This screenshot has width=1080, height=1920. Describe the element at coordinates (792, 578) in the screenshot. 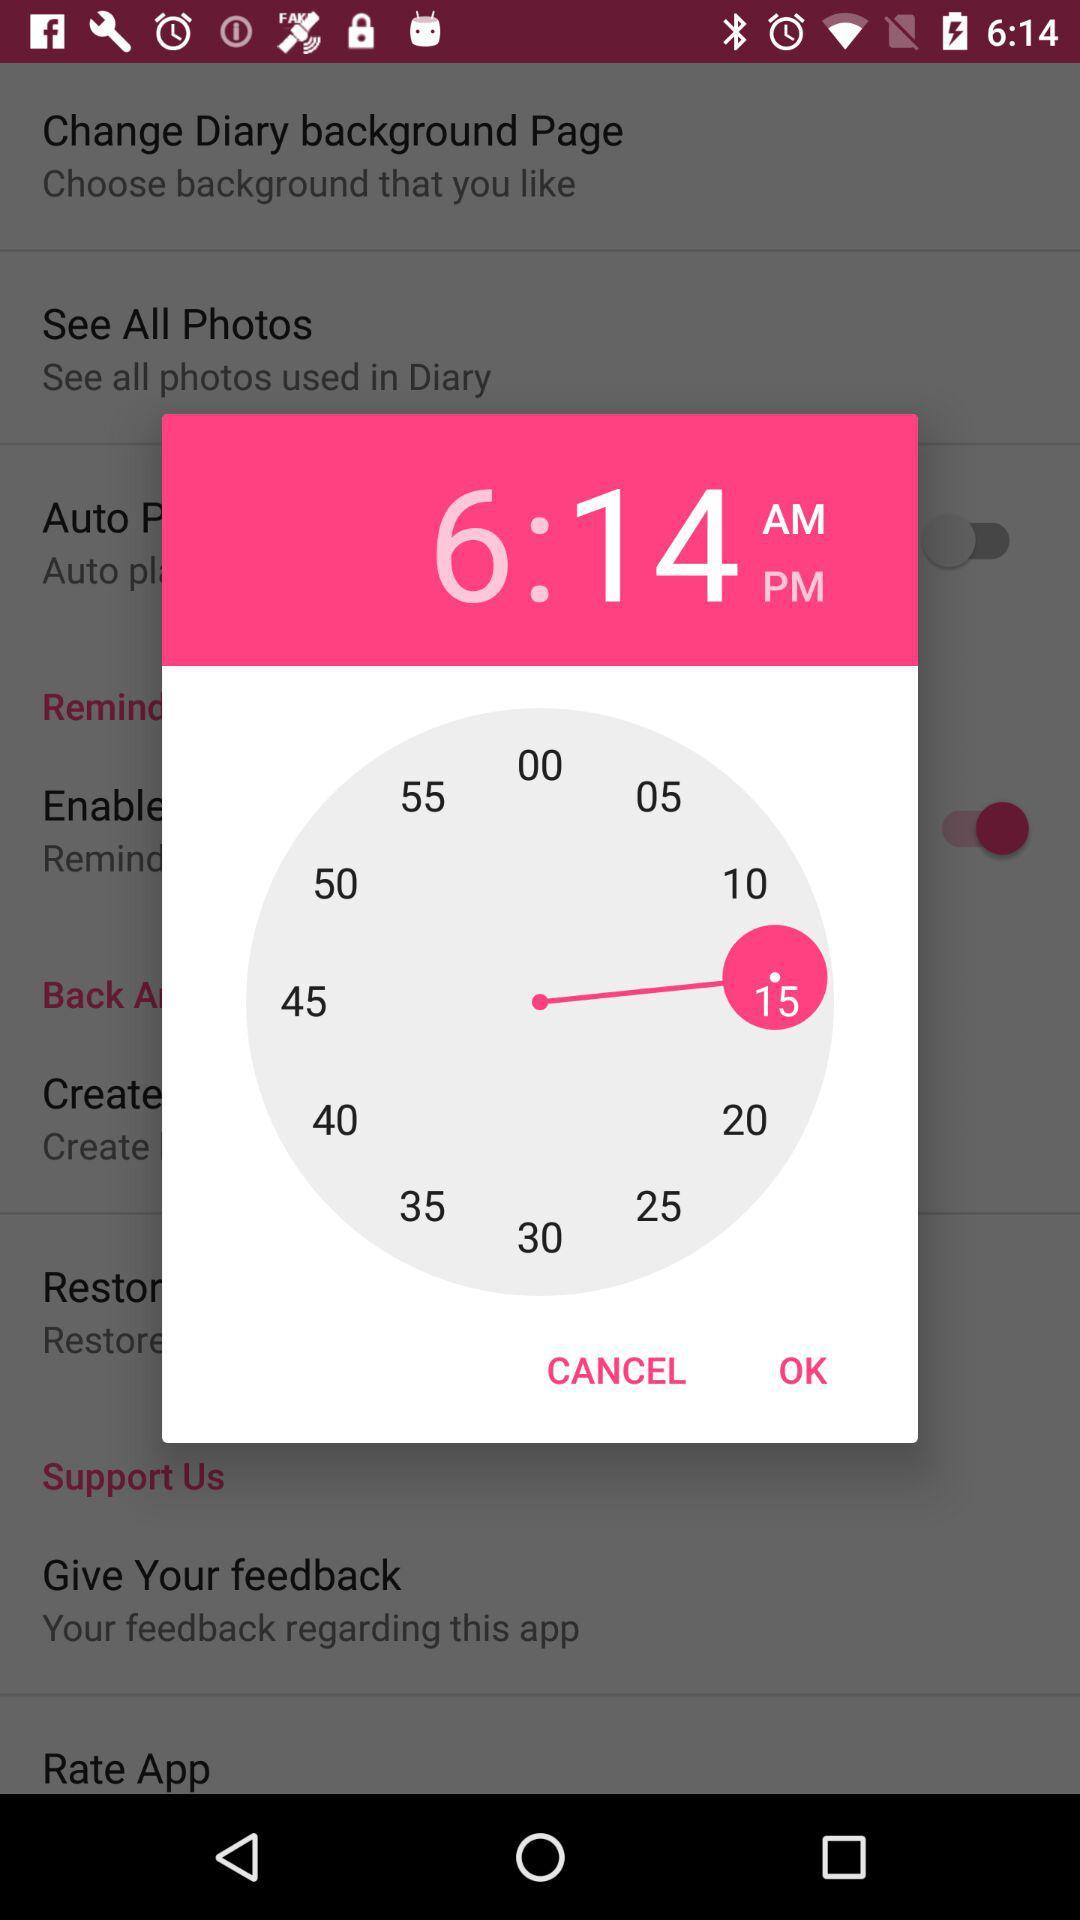

I see `the icon to the right of the 14 app` at that location.